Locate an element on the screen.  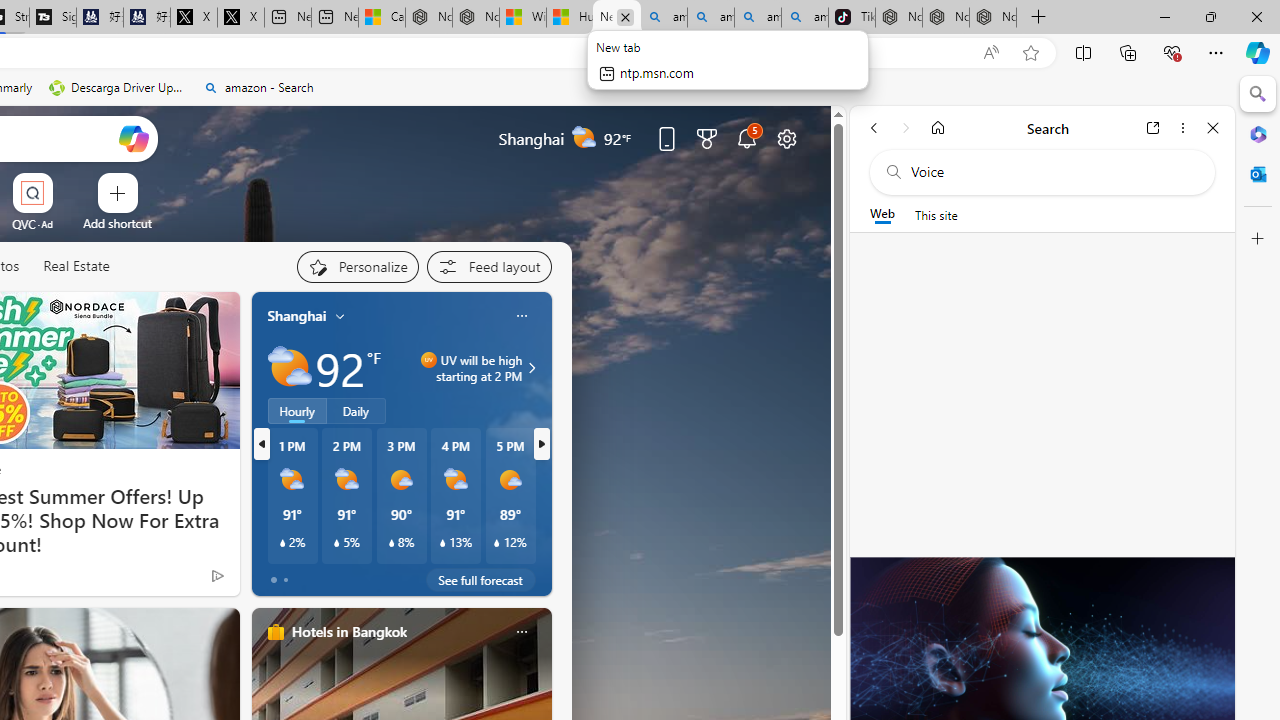
'Class: weather-current-precipitation-glyph' is located at coordinates (497, 543).